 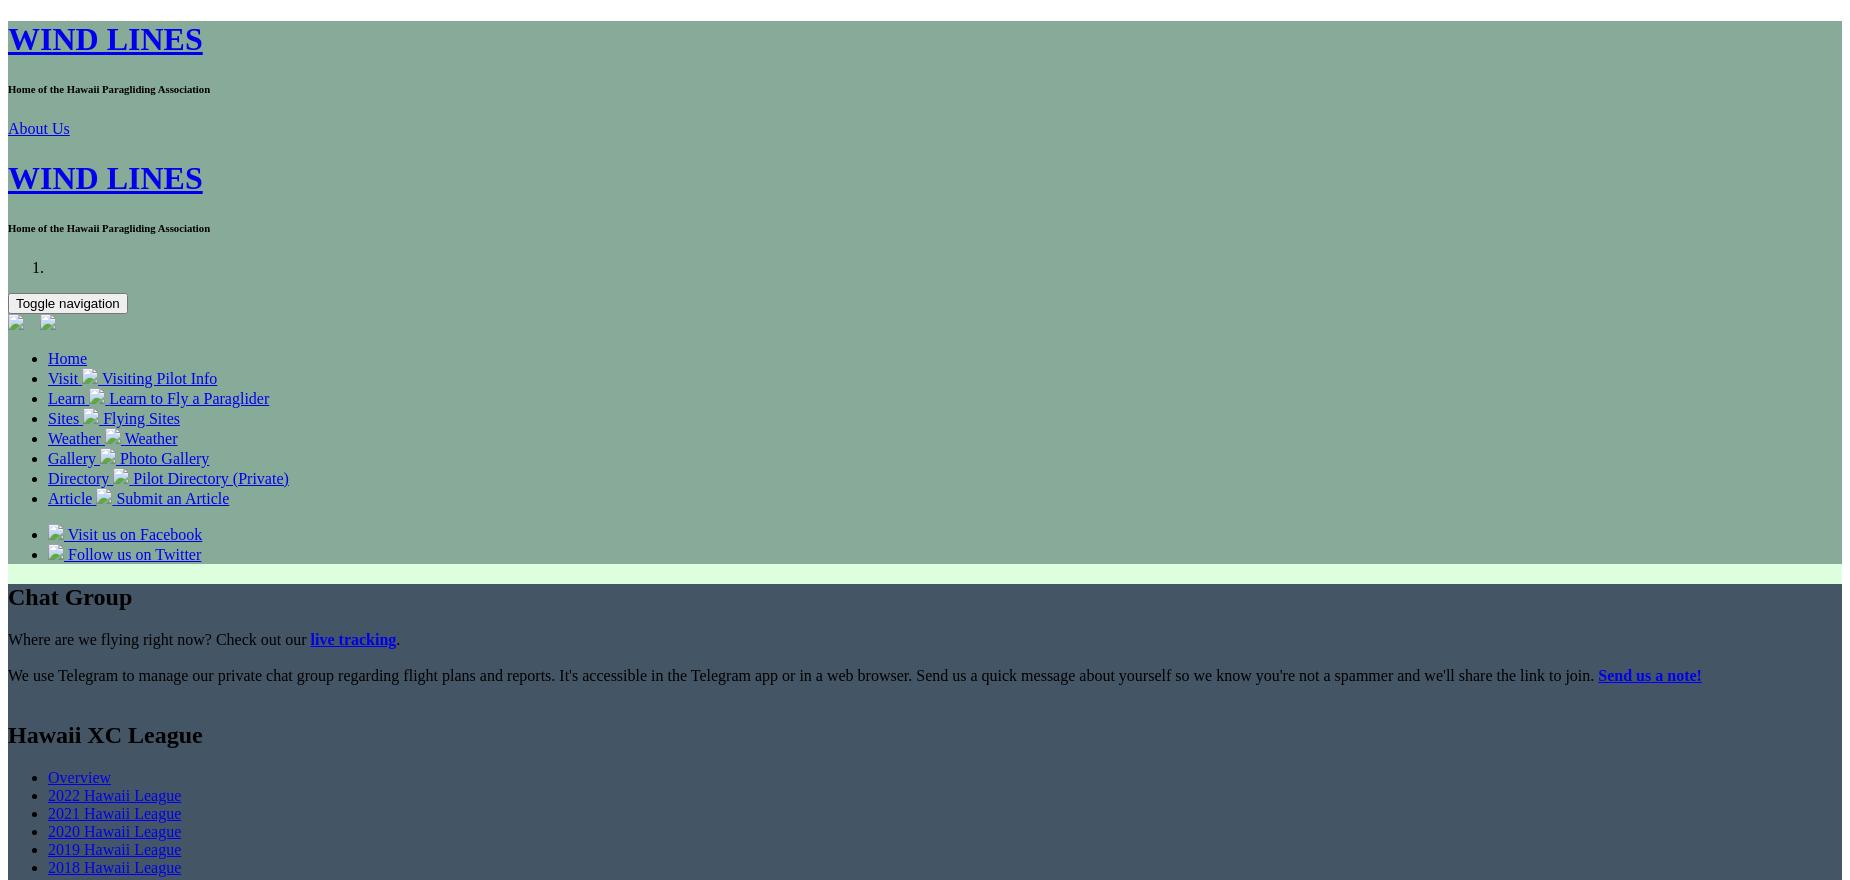 What do you see at coordinates (66, 301) in the screenshot?
I see `'Toggle navigation'` at bounding box center [66, 301].